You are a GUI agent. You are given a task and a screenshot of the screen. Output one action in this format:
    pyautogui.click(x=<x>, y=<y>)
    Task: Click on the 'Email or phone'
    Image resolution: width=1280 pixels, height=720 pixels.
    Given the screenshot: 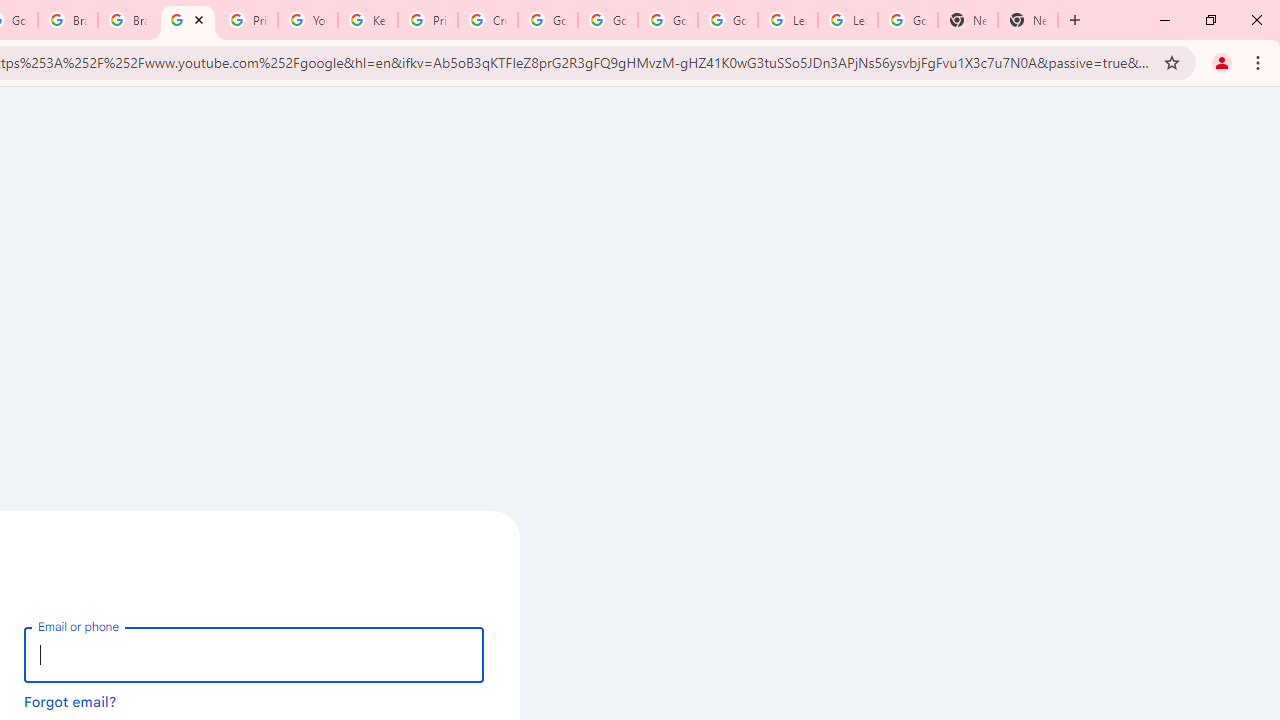 What is the action you would take?
    pyautogui.click(x=253, y=654)
    